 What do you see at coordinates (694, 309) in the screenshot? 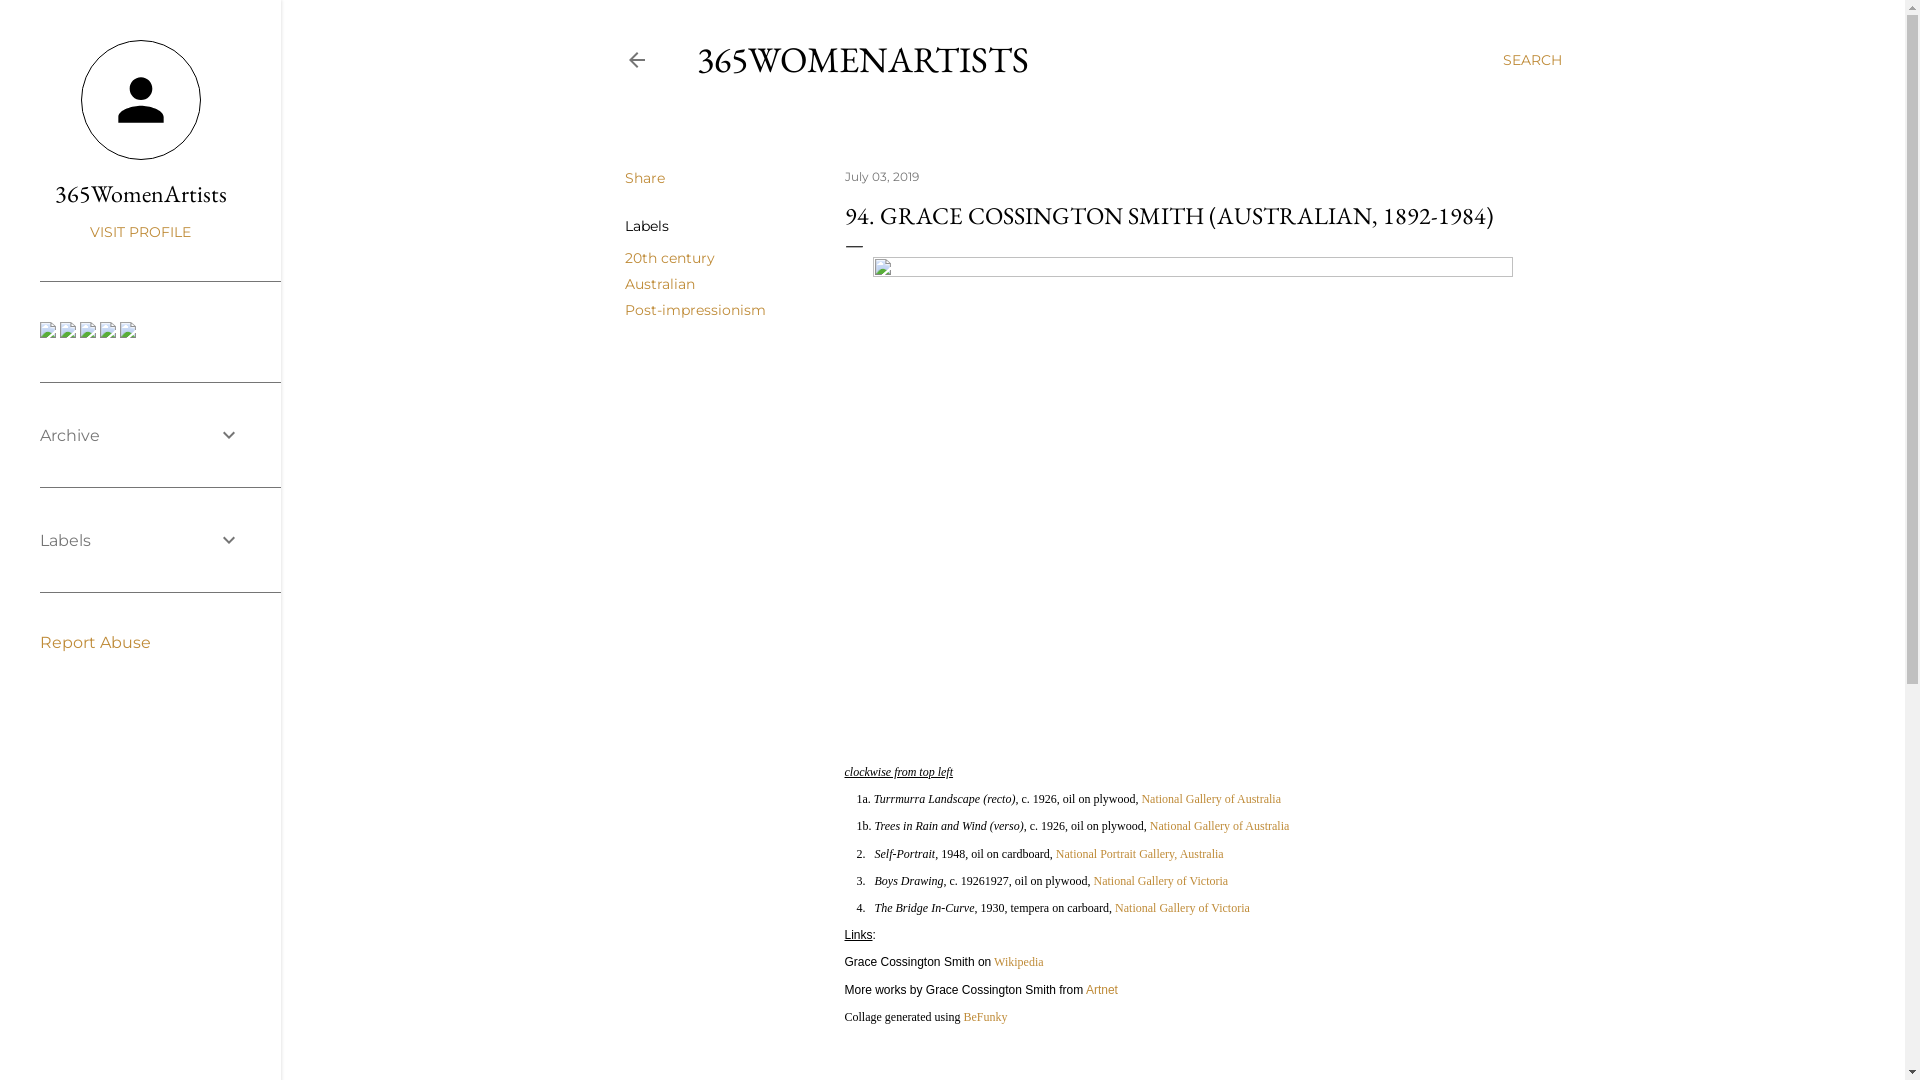
I see `'Post-impressionism'` at bounding box center [694, 309].